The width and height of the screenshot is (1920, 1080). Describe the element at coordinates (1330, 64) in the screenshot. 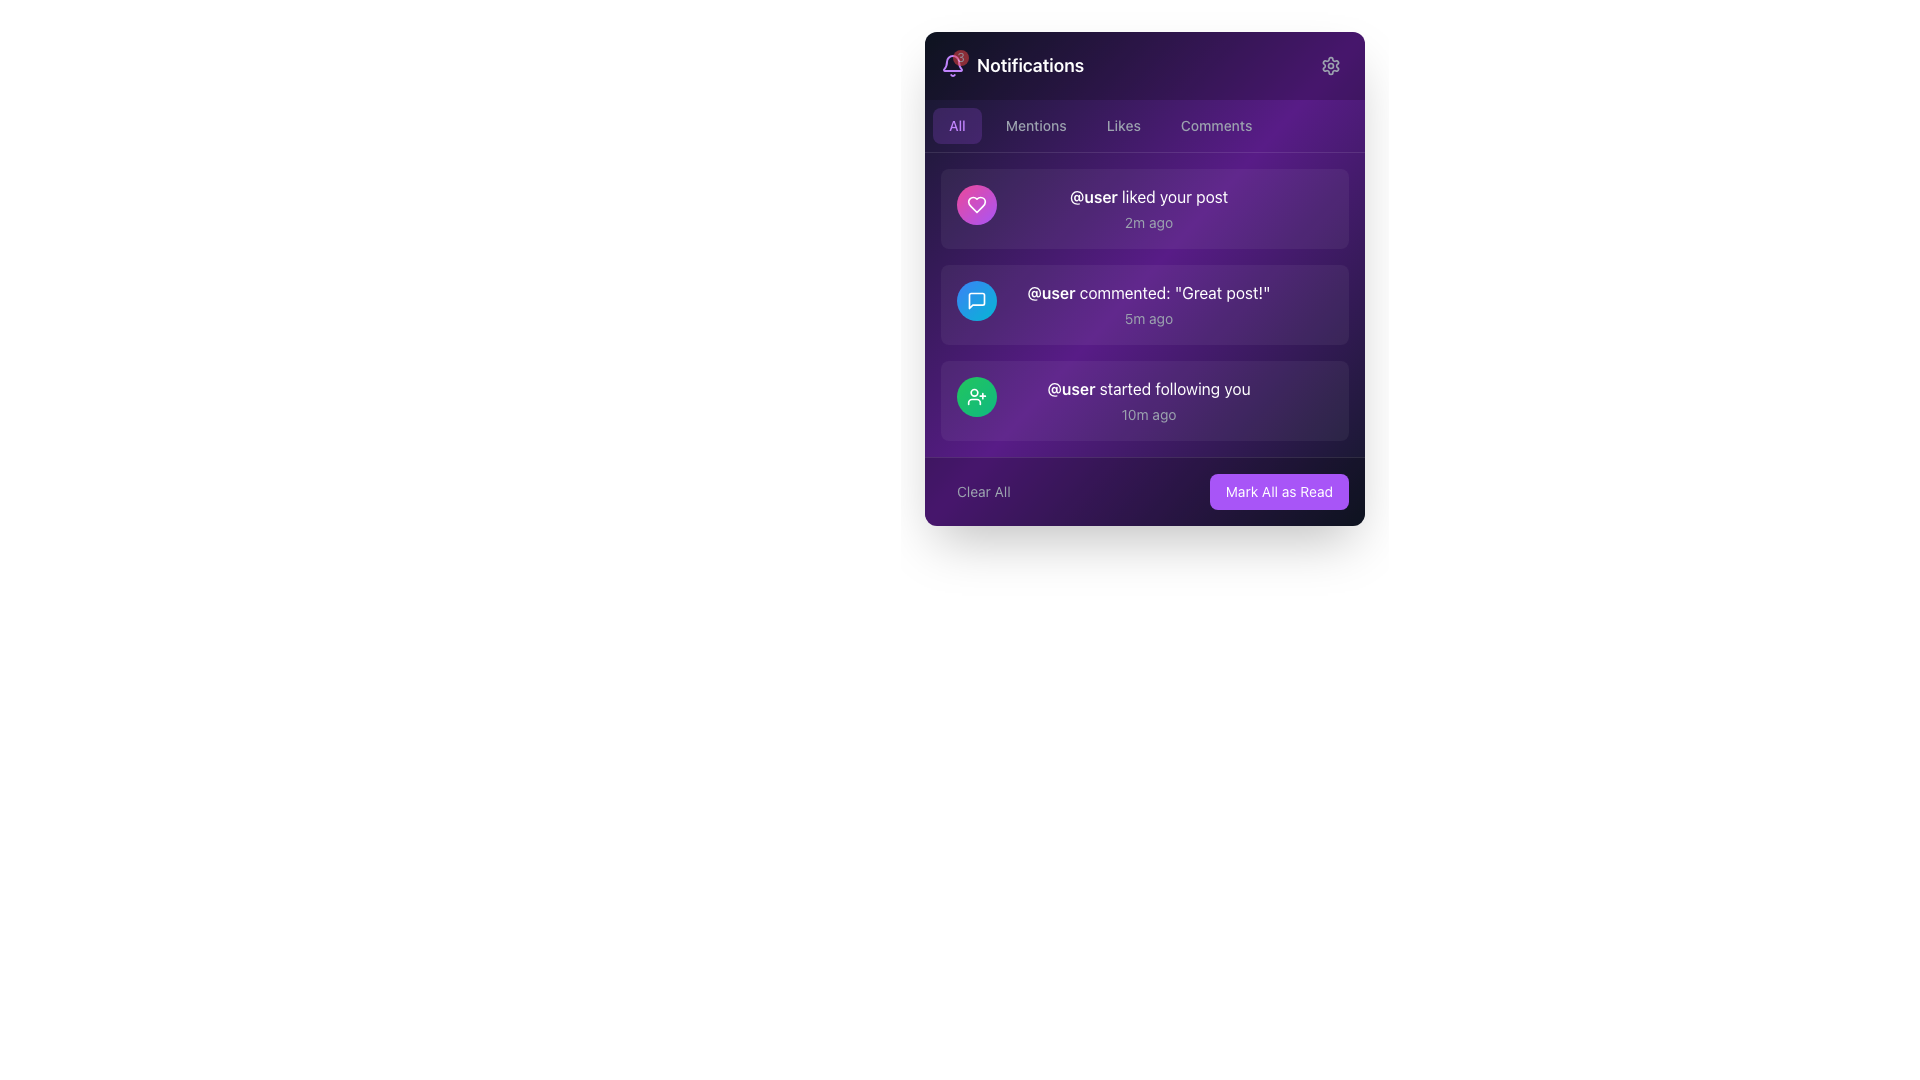

I see `the cogwheel icon button at the top-right of the notification panel` at that location.